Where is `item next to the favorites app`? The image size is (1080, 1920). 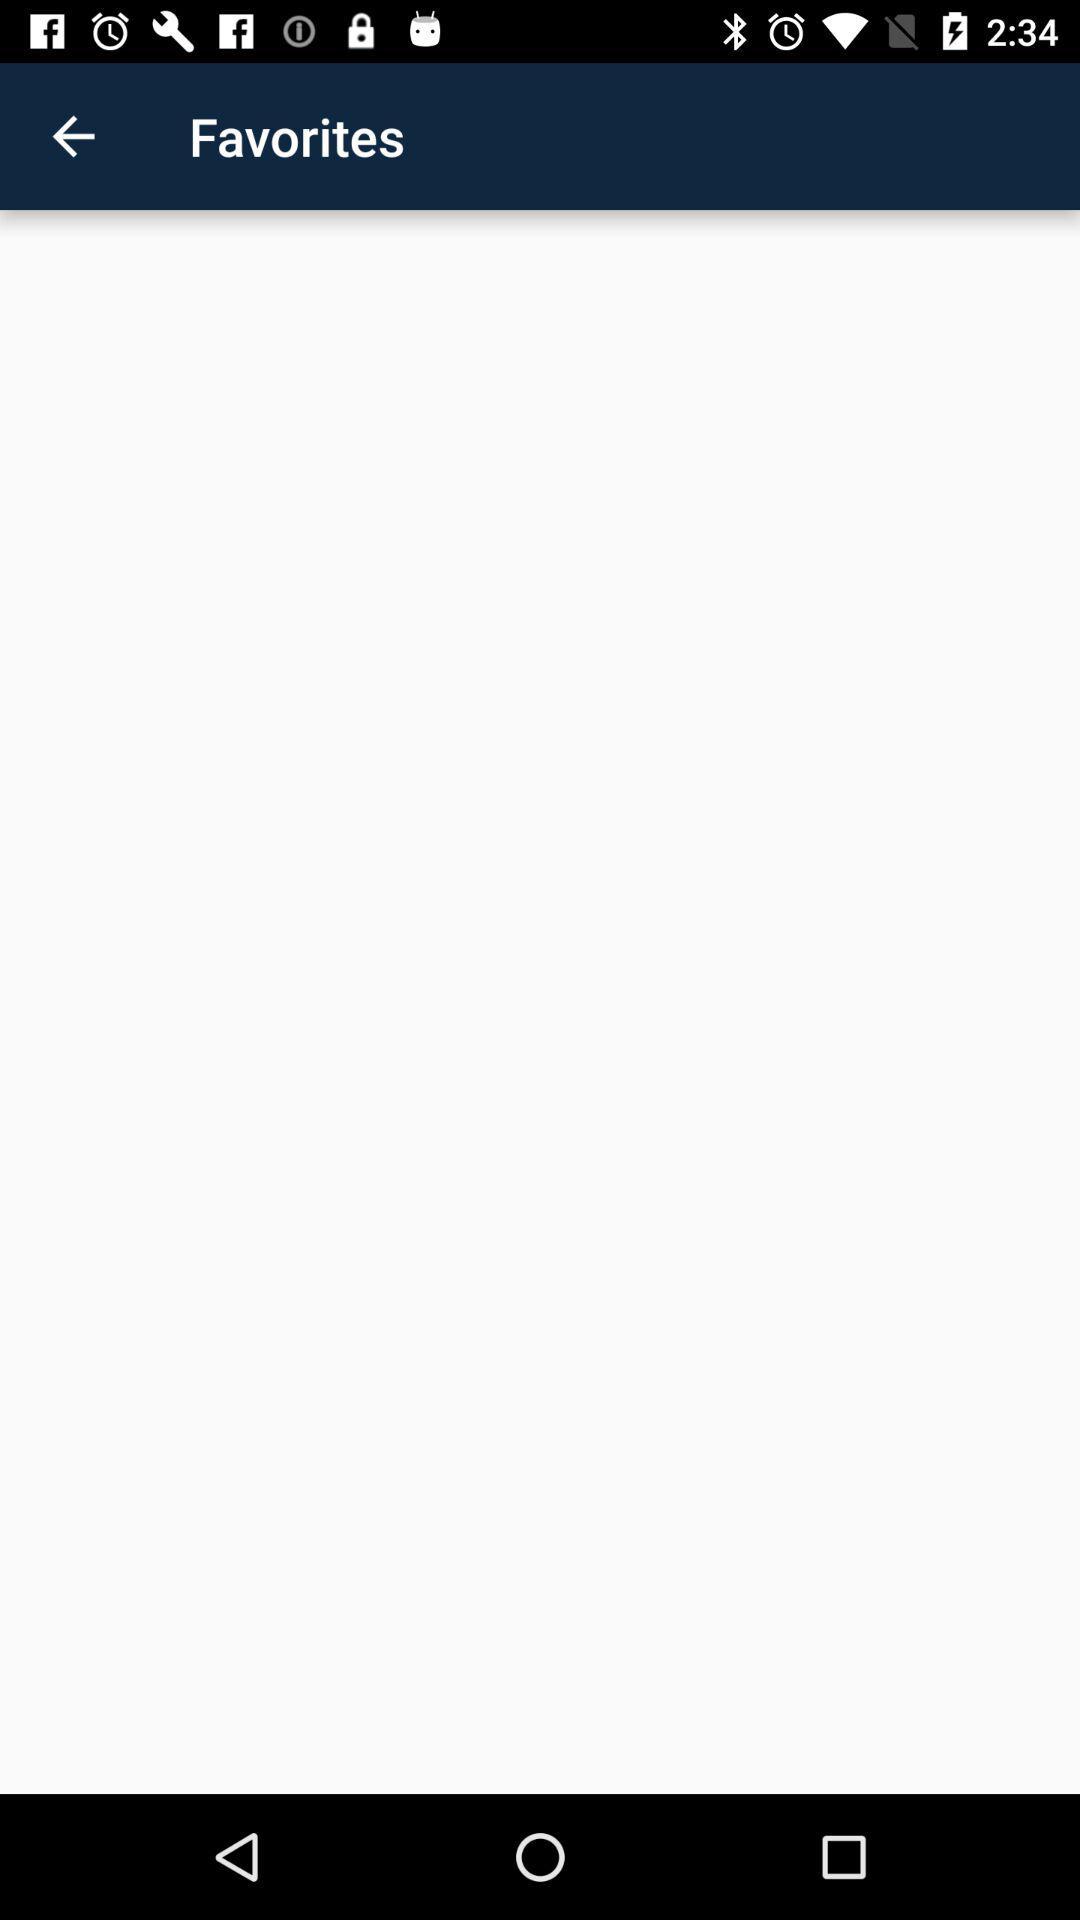
item next to the favorites app is located at coordinates (72, 135).